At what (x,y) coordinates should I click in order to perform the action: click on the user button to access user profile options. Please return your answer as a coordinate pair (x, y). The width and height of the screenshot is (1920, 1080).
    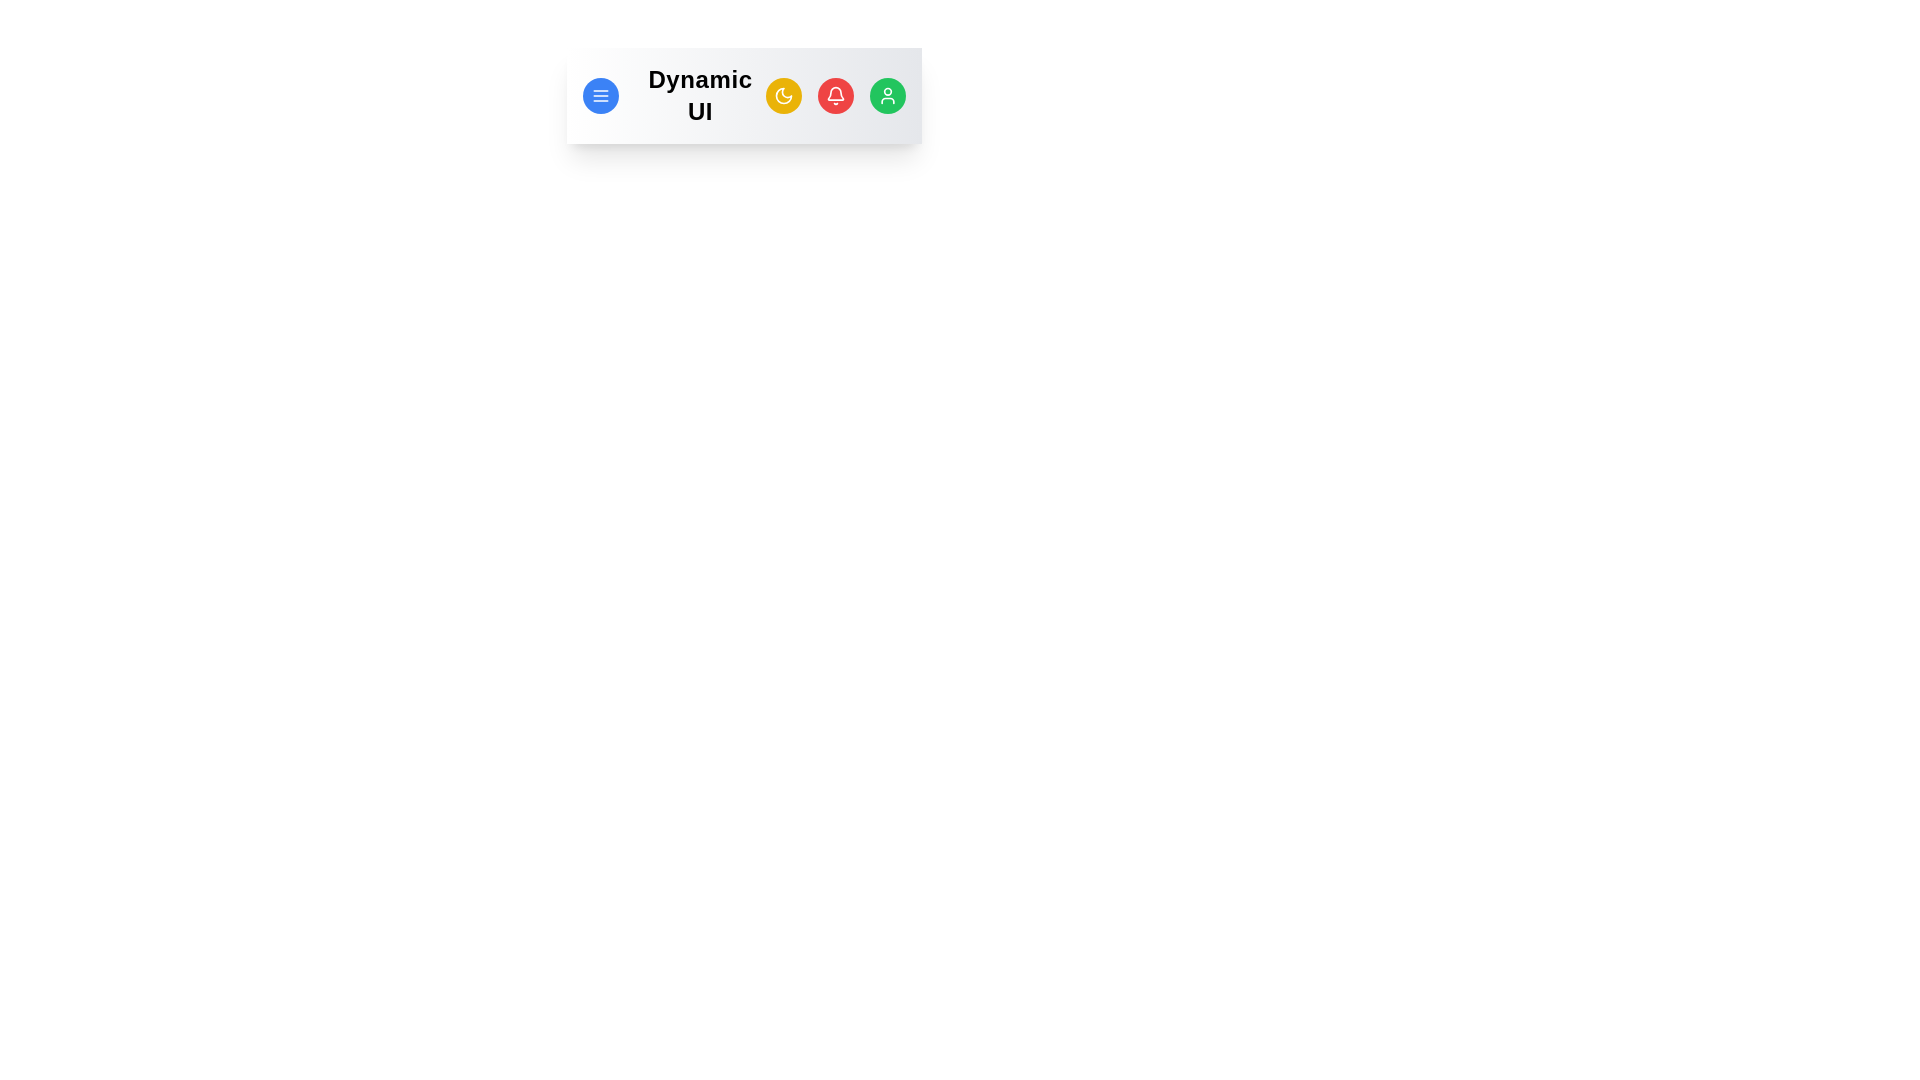
    Looking at the image, I should click on (887, 96).